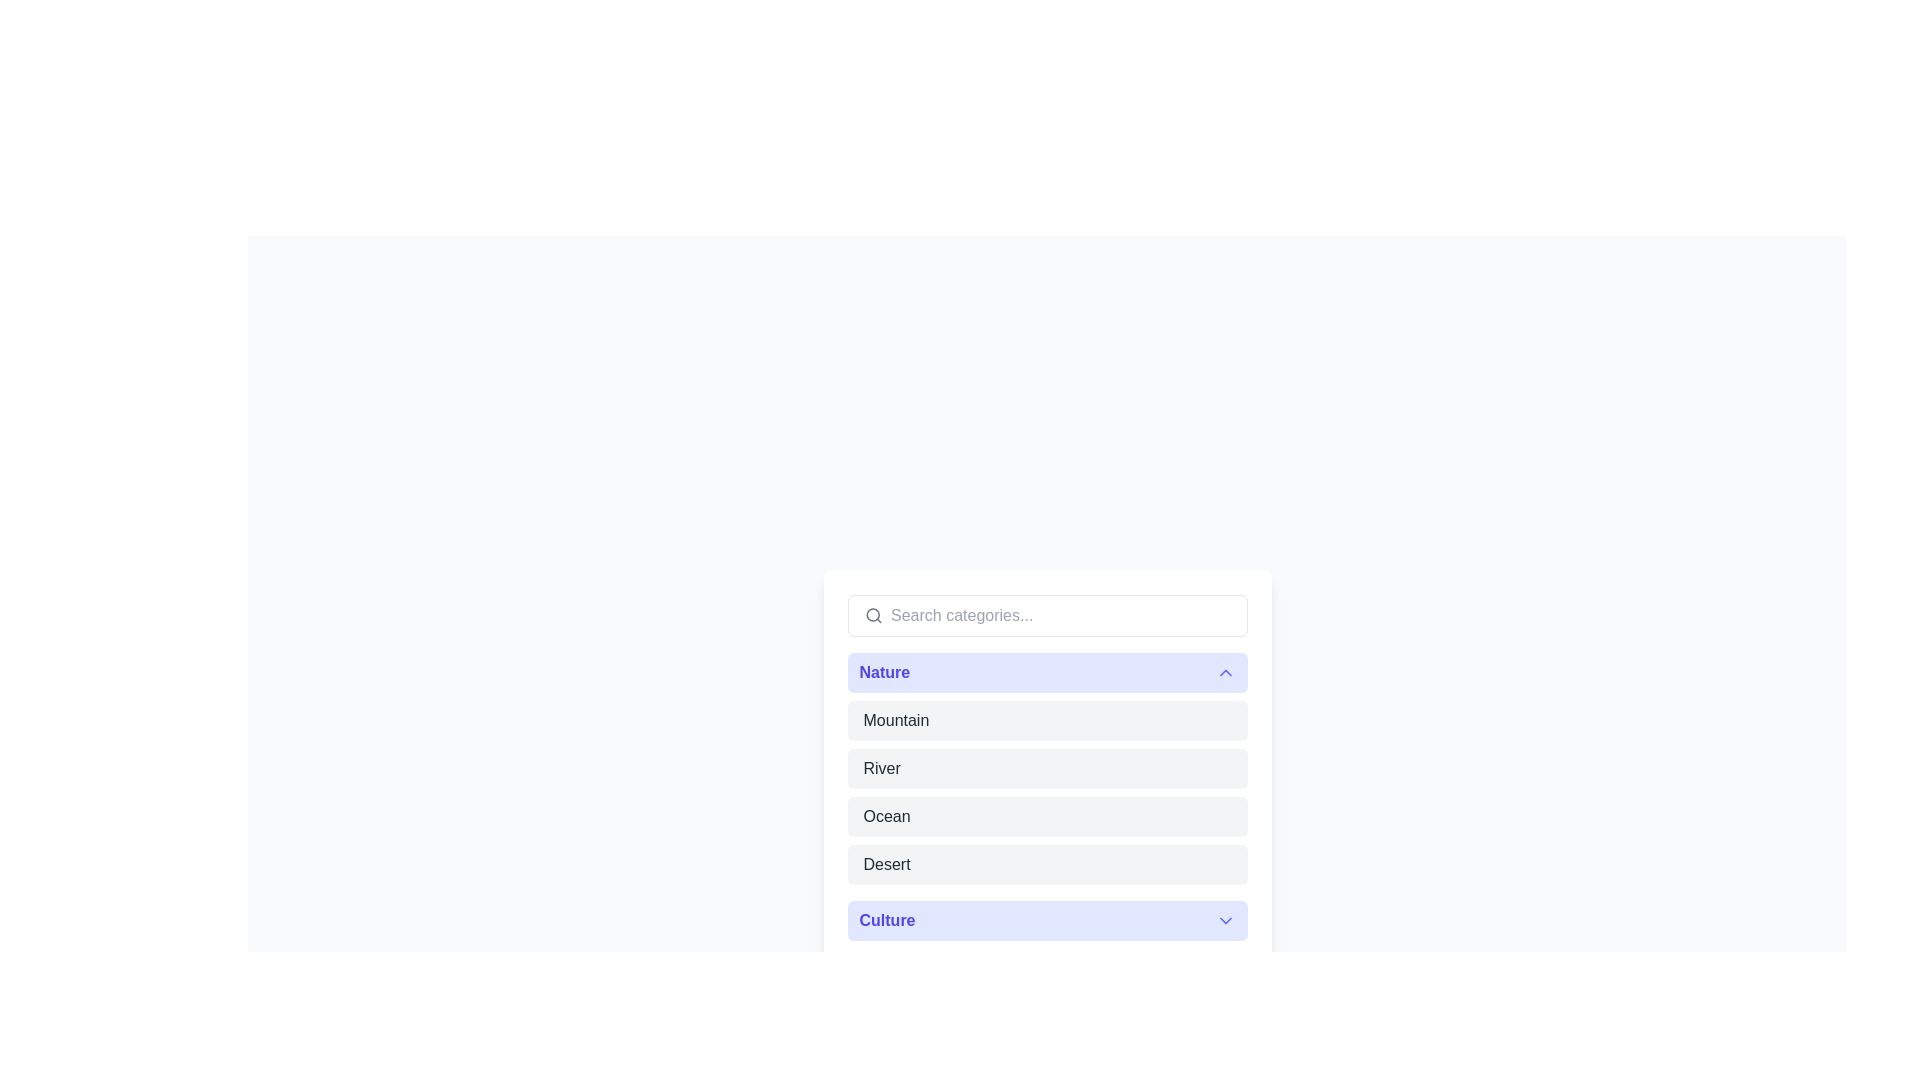 Image resolution: width=1920 pixels, height=1080 pixels. Describe the element at coordinates (1224, 672) in the screenshot. I see `the interactive icon indicating the expandable or collapsible state of the 'Nature' menu, located adjacent to the 'Nature' label` at that location.